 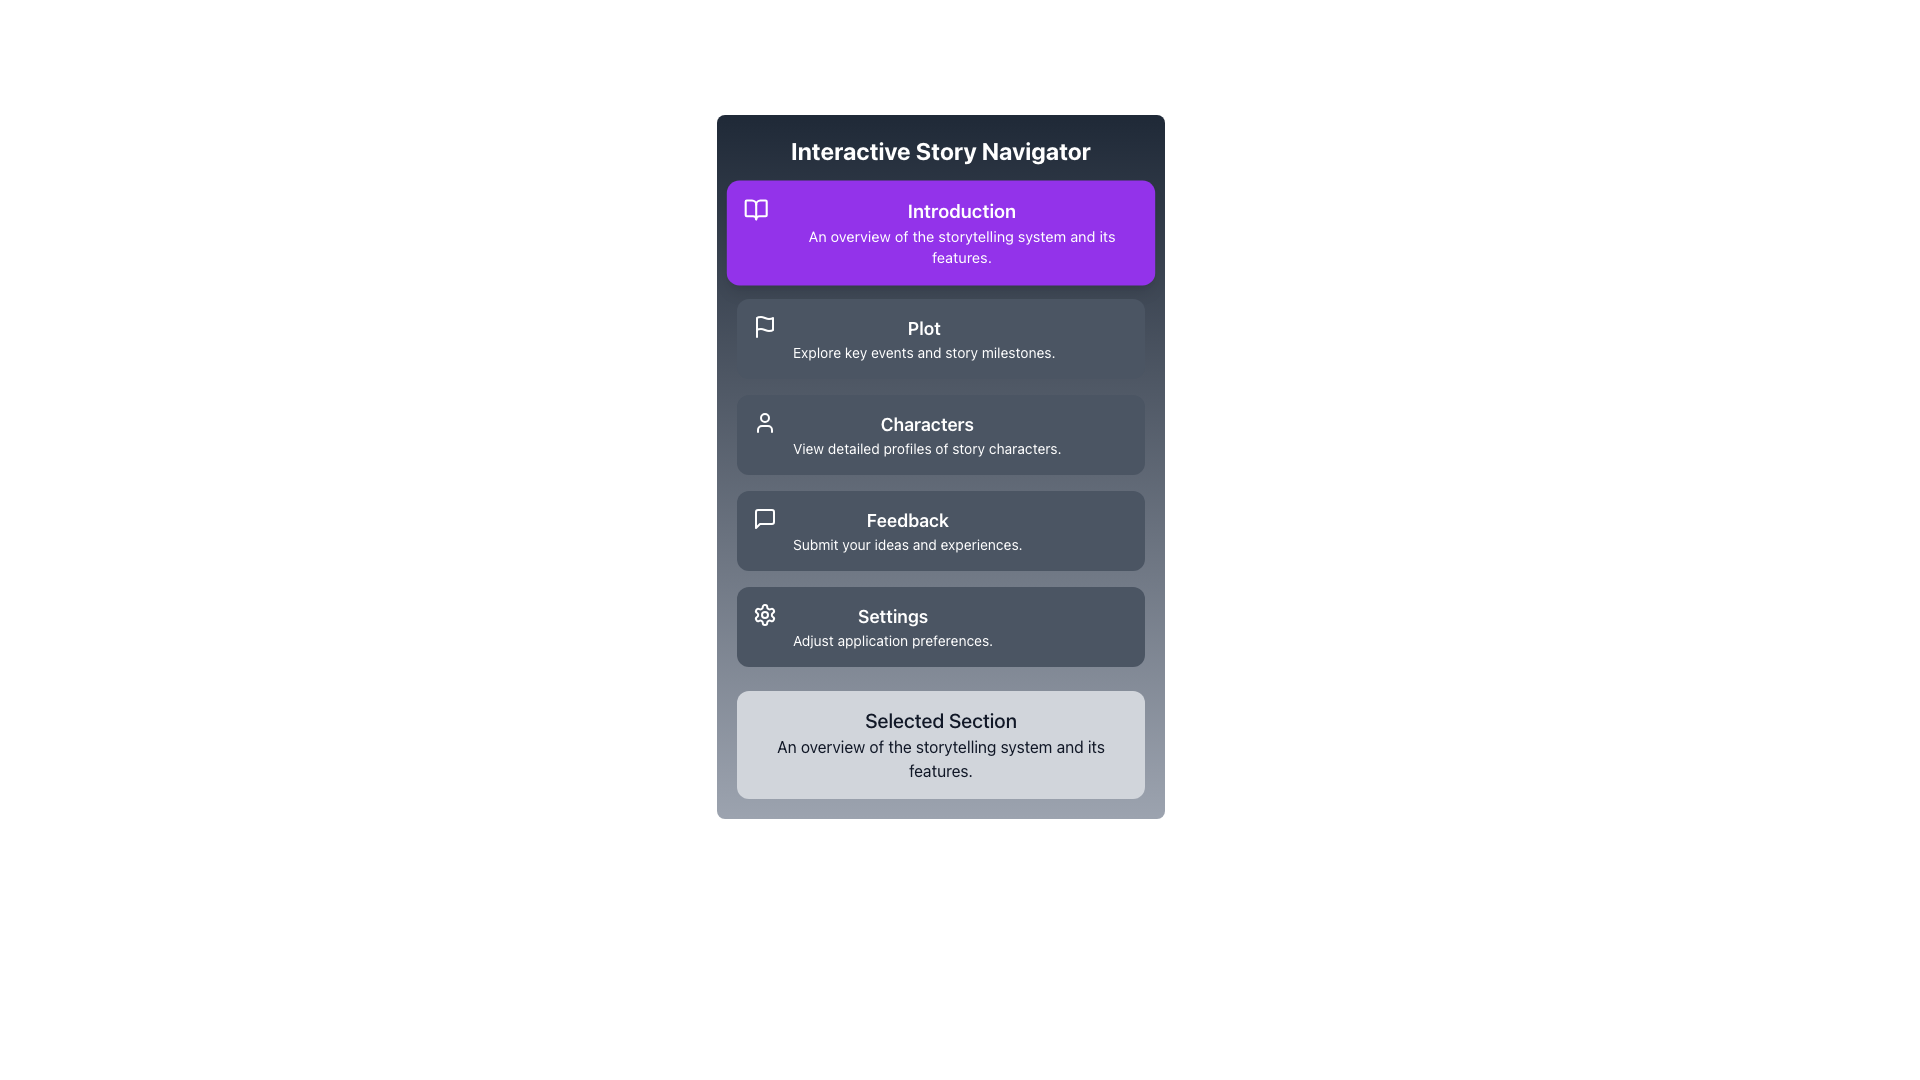 I want to click on the white flag icon with a pole, which is located on a dark gray button-like background in the 'Plot' section of the second button from the top, so click(x=763, y=326).